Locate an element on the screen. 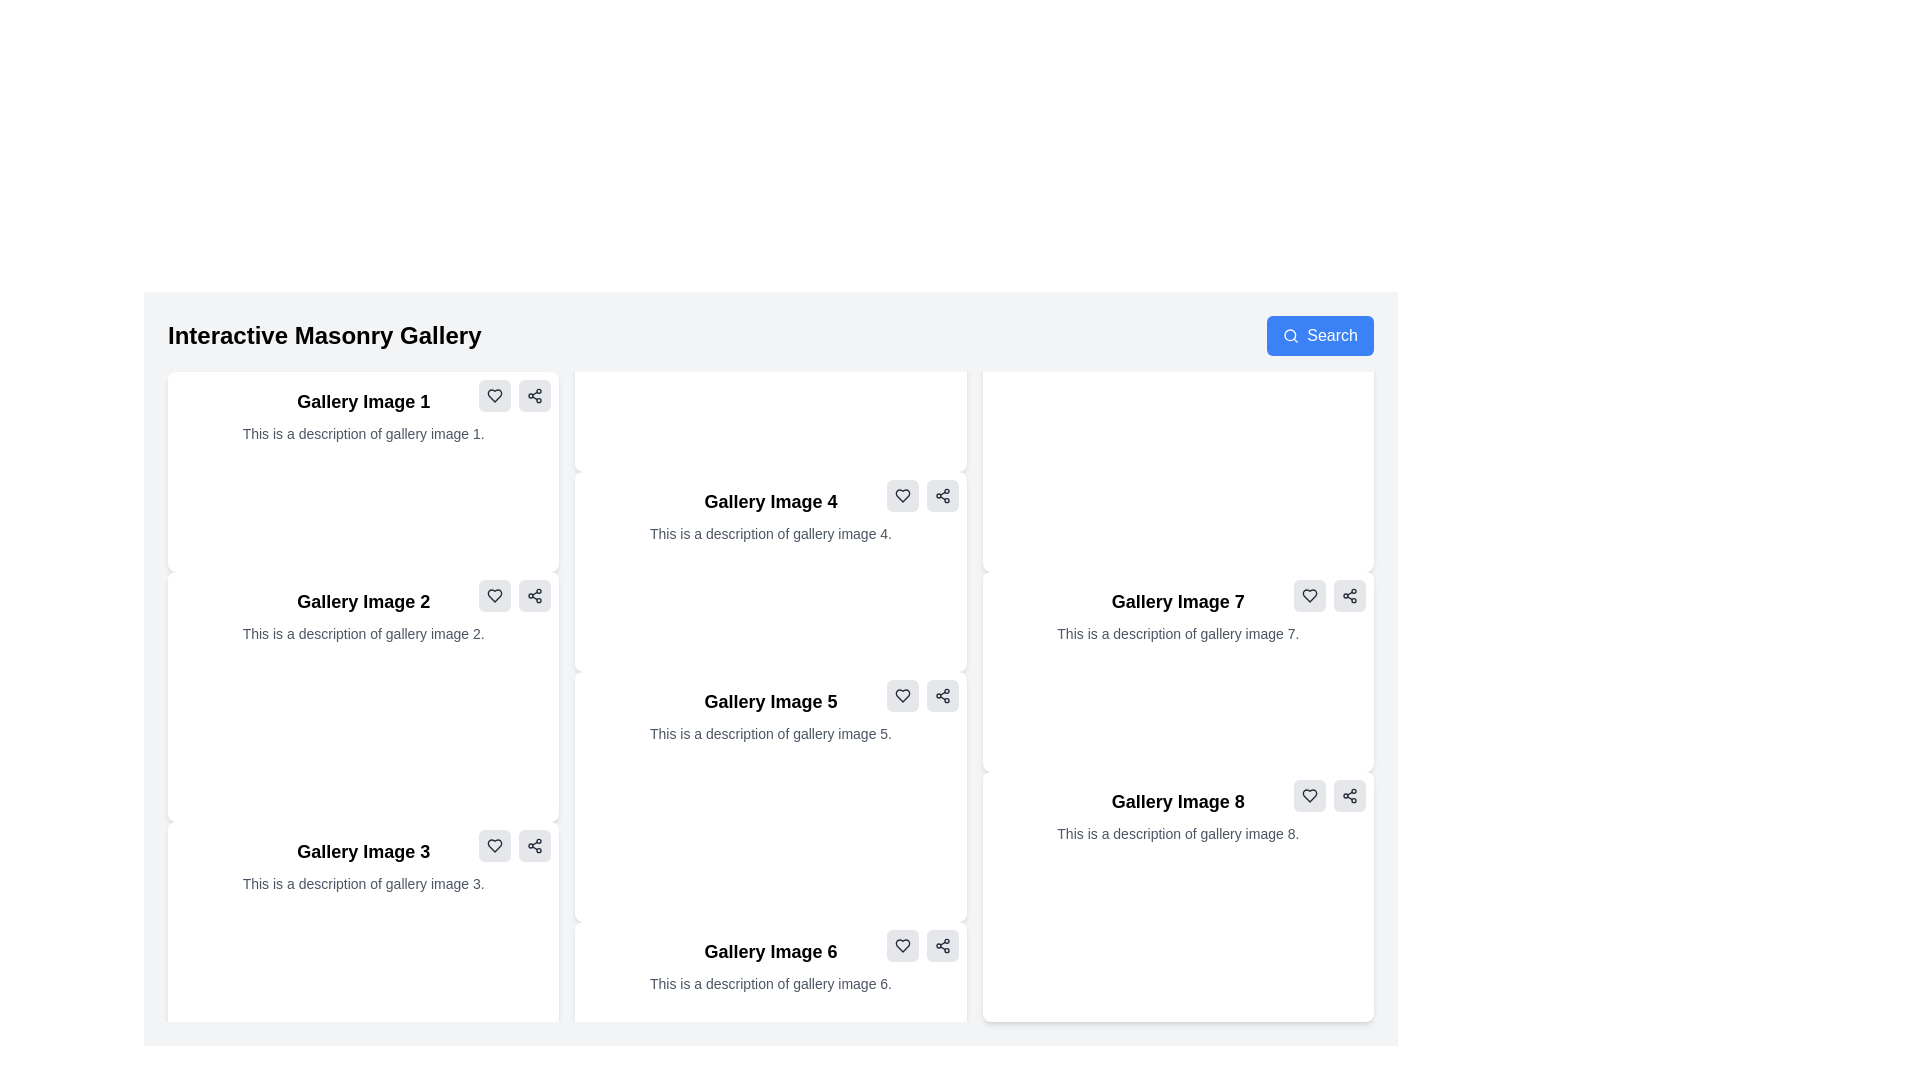 The width and height of the screenshot is (1920, 1080). text element providing additional descriptive information about 'Gallery Image 7' located underneath its title in the third column of the second row in the gallery layout is located at coordinates (1178, 633).